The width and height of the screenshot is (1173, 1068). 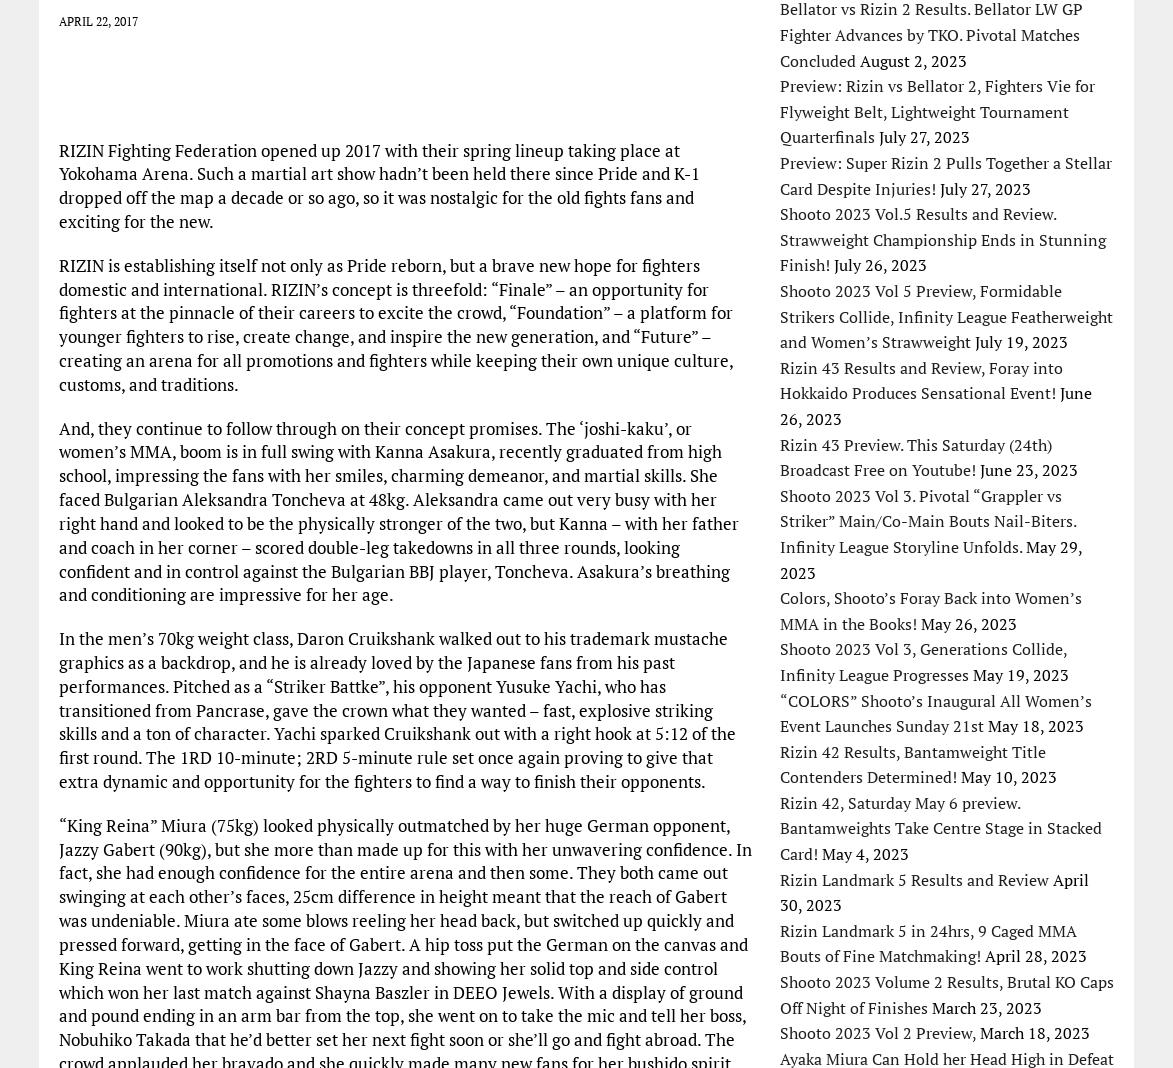 I want to click on 'Shooto 2023 Vol 5 Preview, Formidable Strikers Collide, Infinity League Featherweight and Women’s Strawweight', so click(x=946, y=315).